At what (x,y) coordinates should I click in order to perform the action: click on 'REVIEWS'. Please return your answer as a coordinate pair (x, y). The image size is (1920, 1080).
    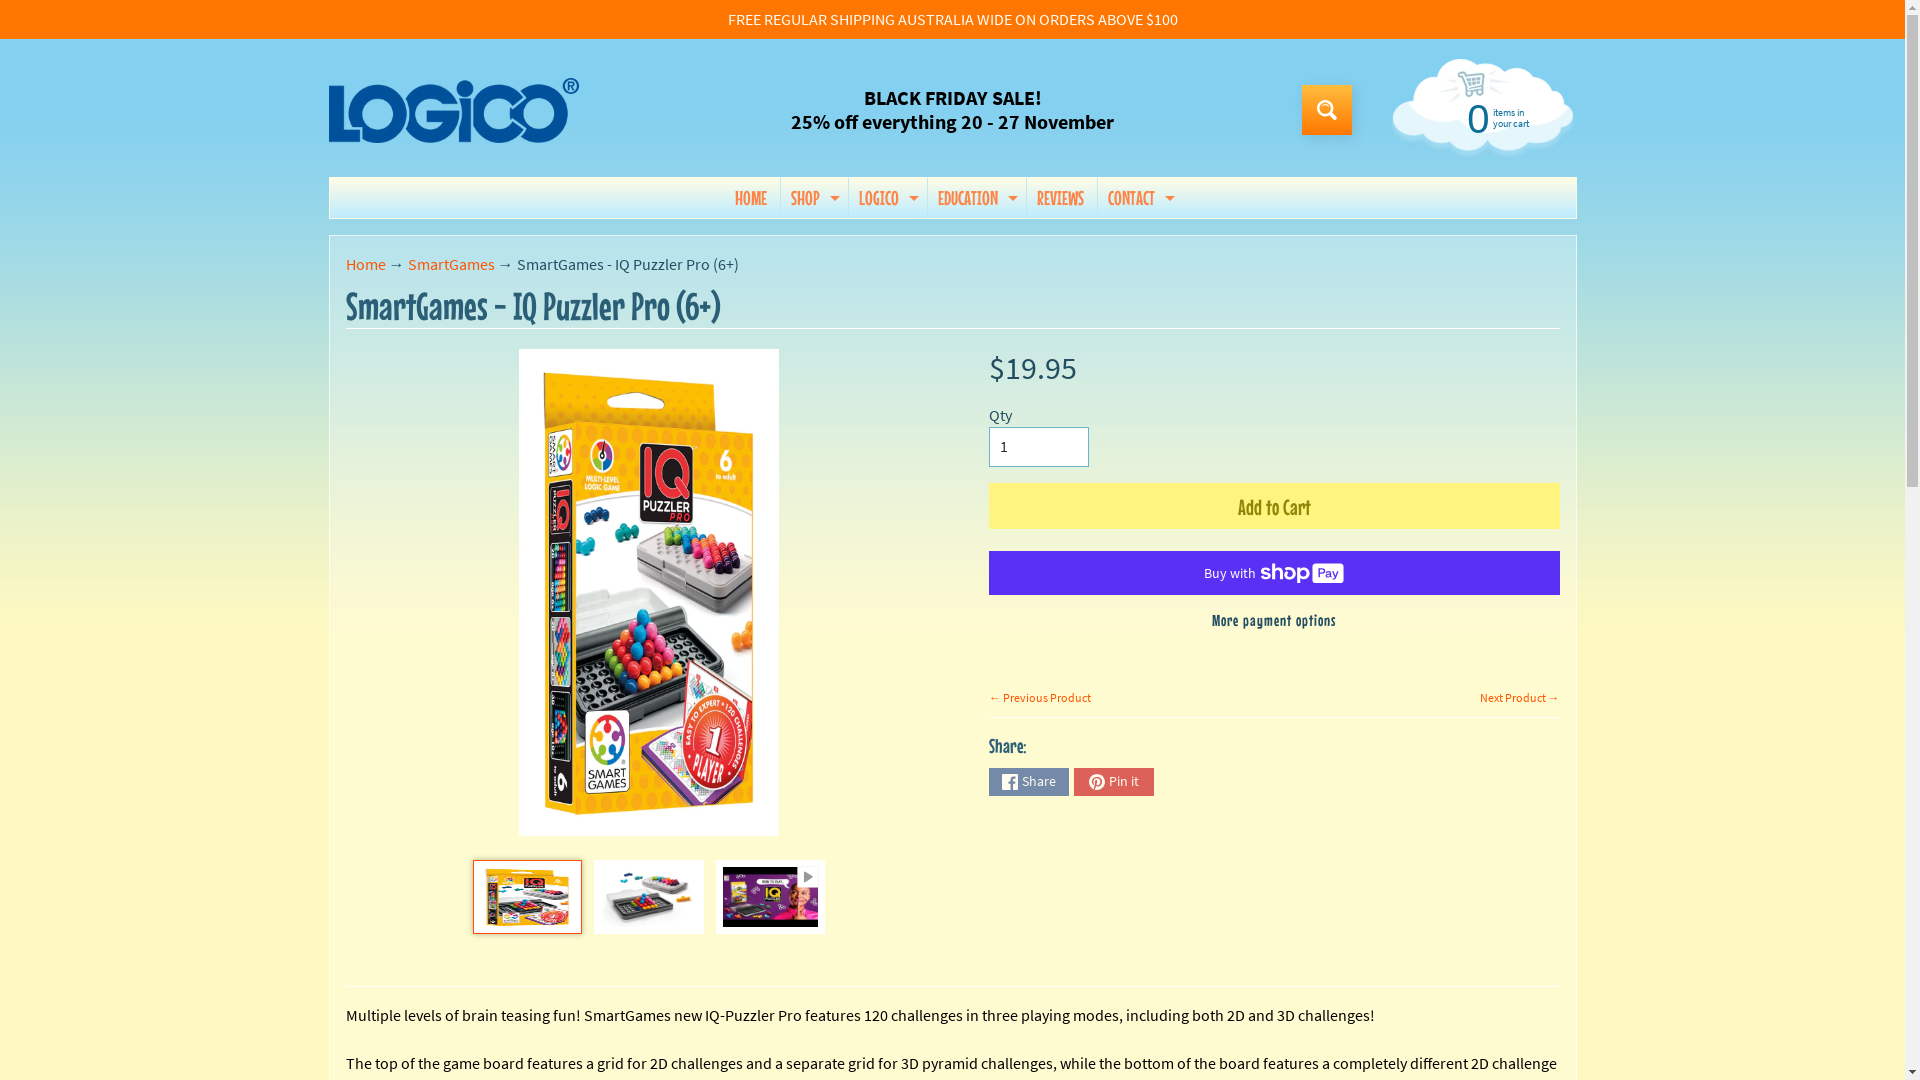
    Looking at the image, I should click on (1027, 197).